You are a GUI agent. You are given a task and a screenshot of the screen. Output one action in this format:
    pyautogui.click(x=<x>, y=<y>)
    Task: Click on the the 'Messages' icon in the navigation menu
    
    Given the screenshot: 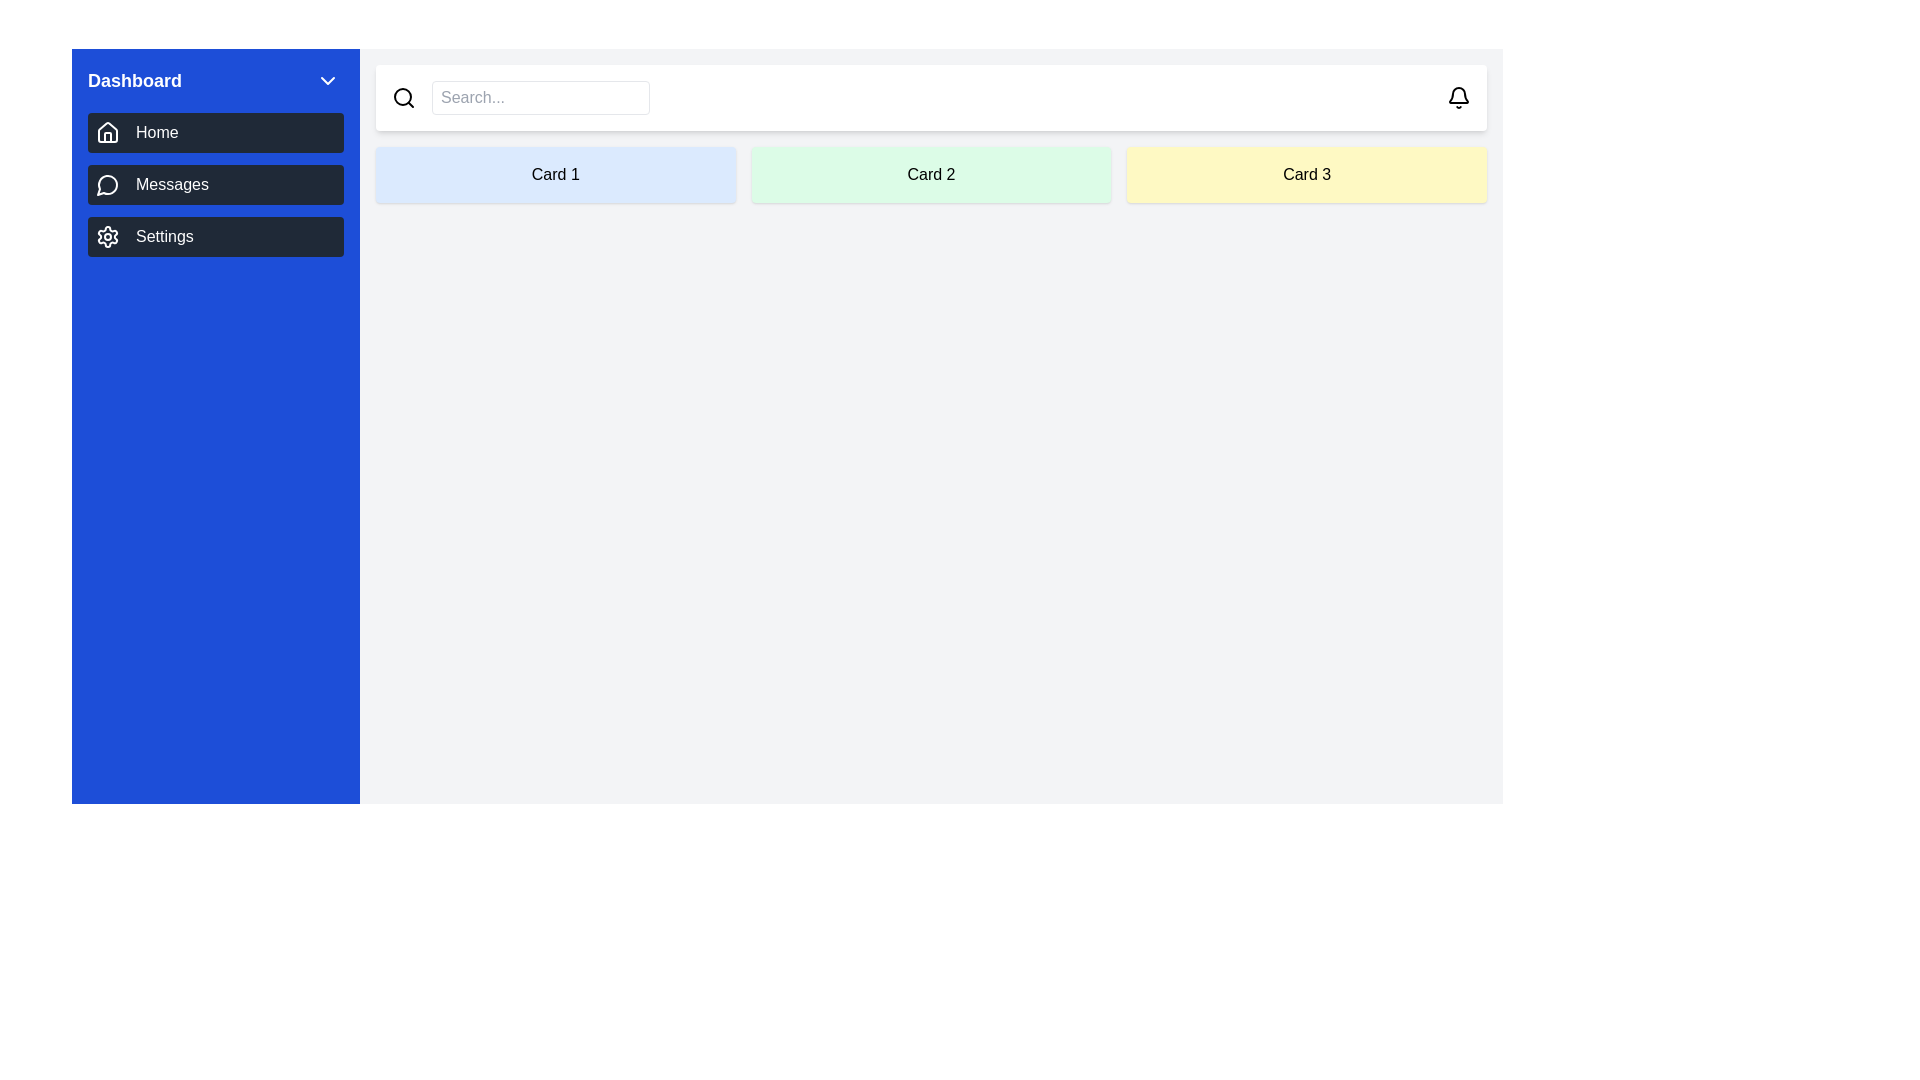 What is the action you would take?
    pyautogui.click(x=106, y=185)
    